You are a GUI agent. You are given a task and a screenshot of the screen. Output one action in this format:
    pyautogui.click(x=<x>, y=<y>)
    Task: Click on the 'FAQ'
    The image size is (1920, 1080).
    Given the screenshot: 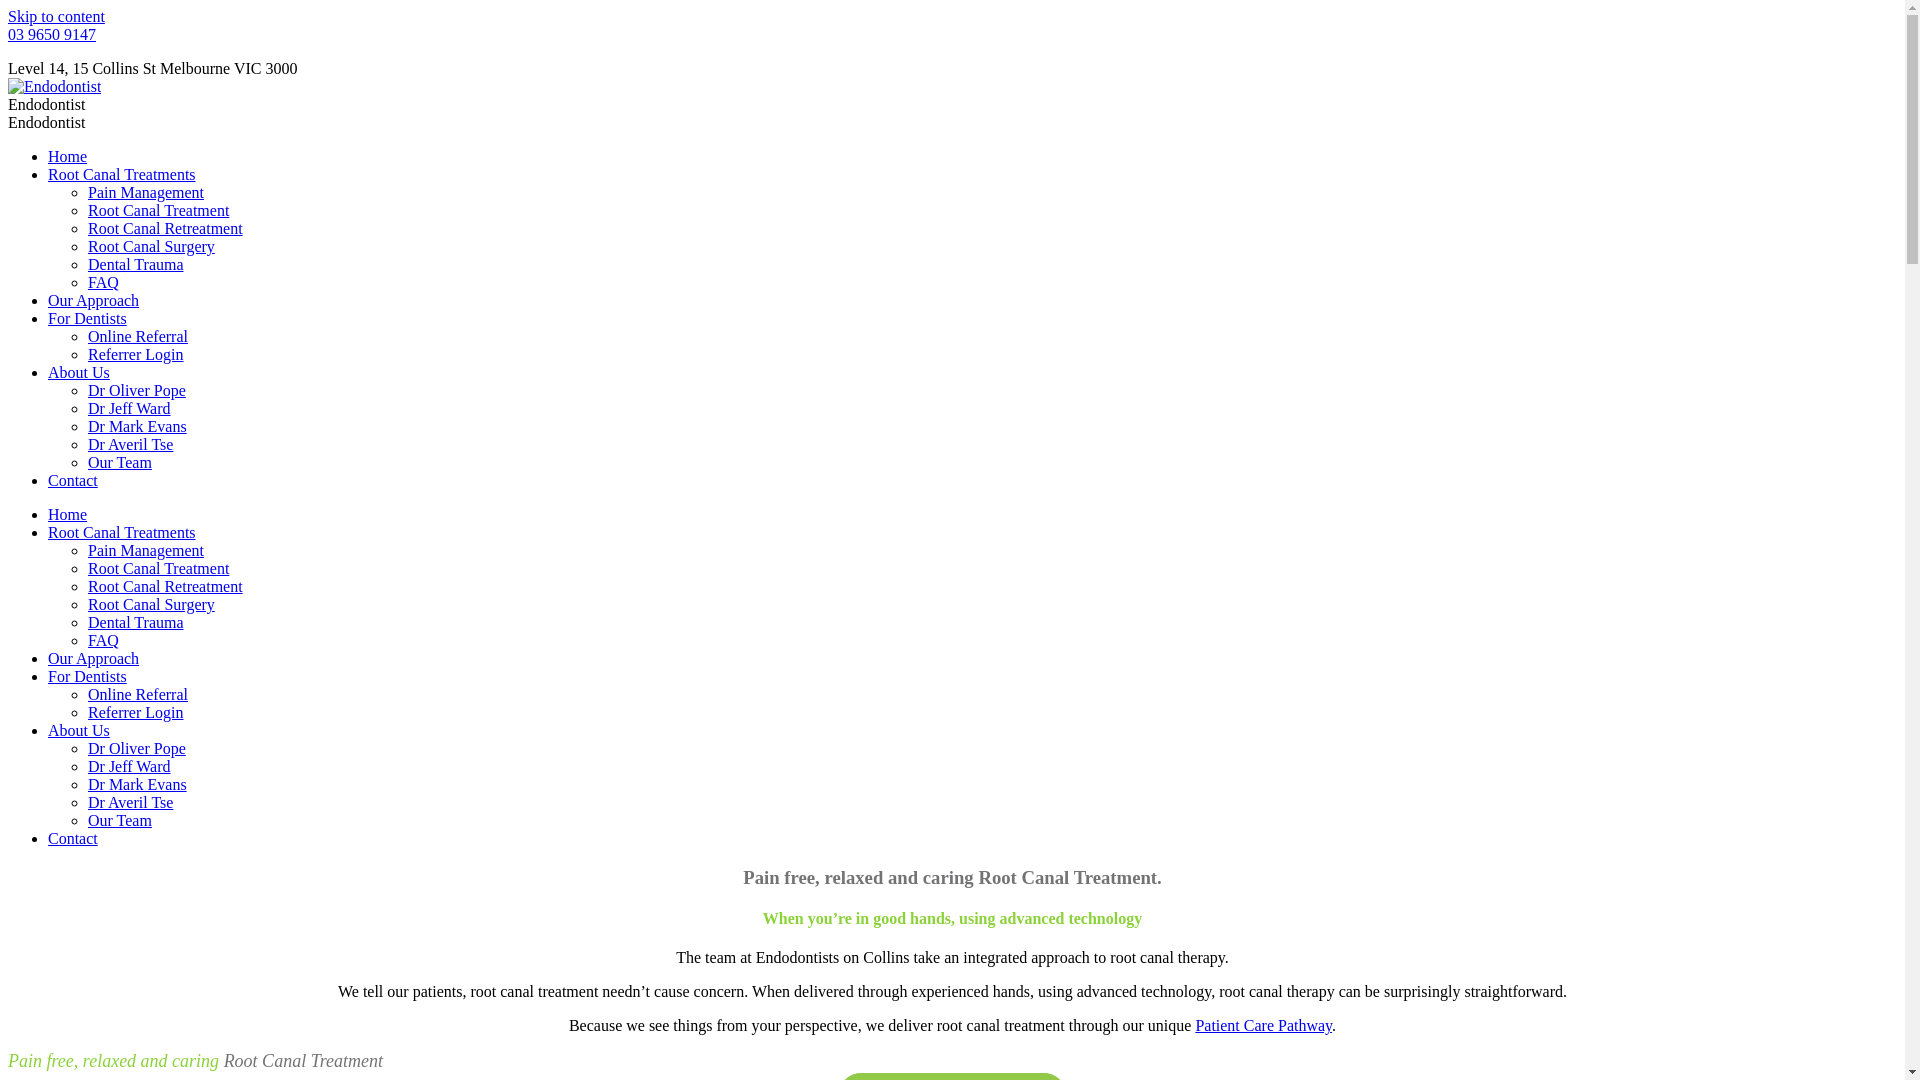 What is the action you would take?
    pyautogui.click(x=102, y=282)
    